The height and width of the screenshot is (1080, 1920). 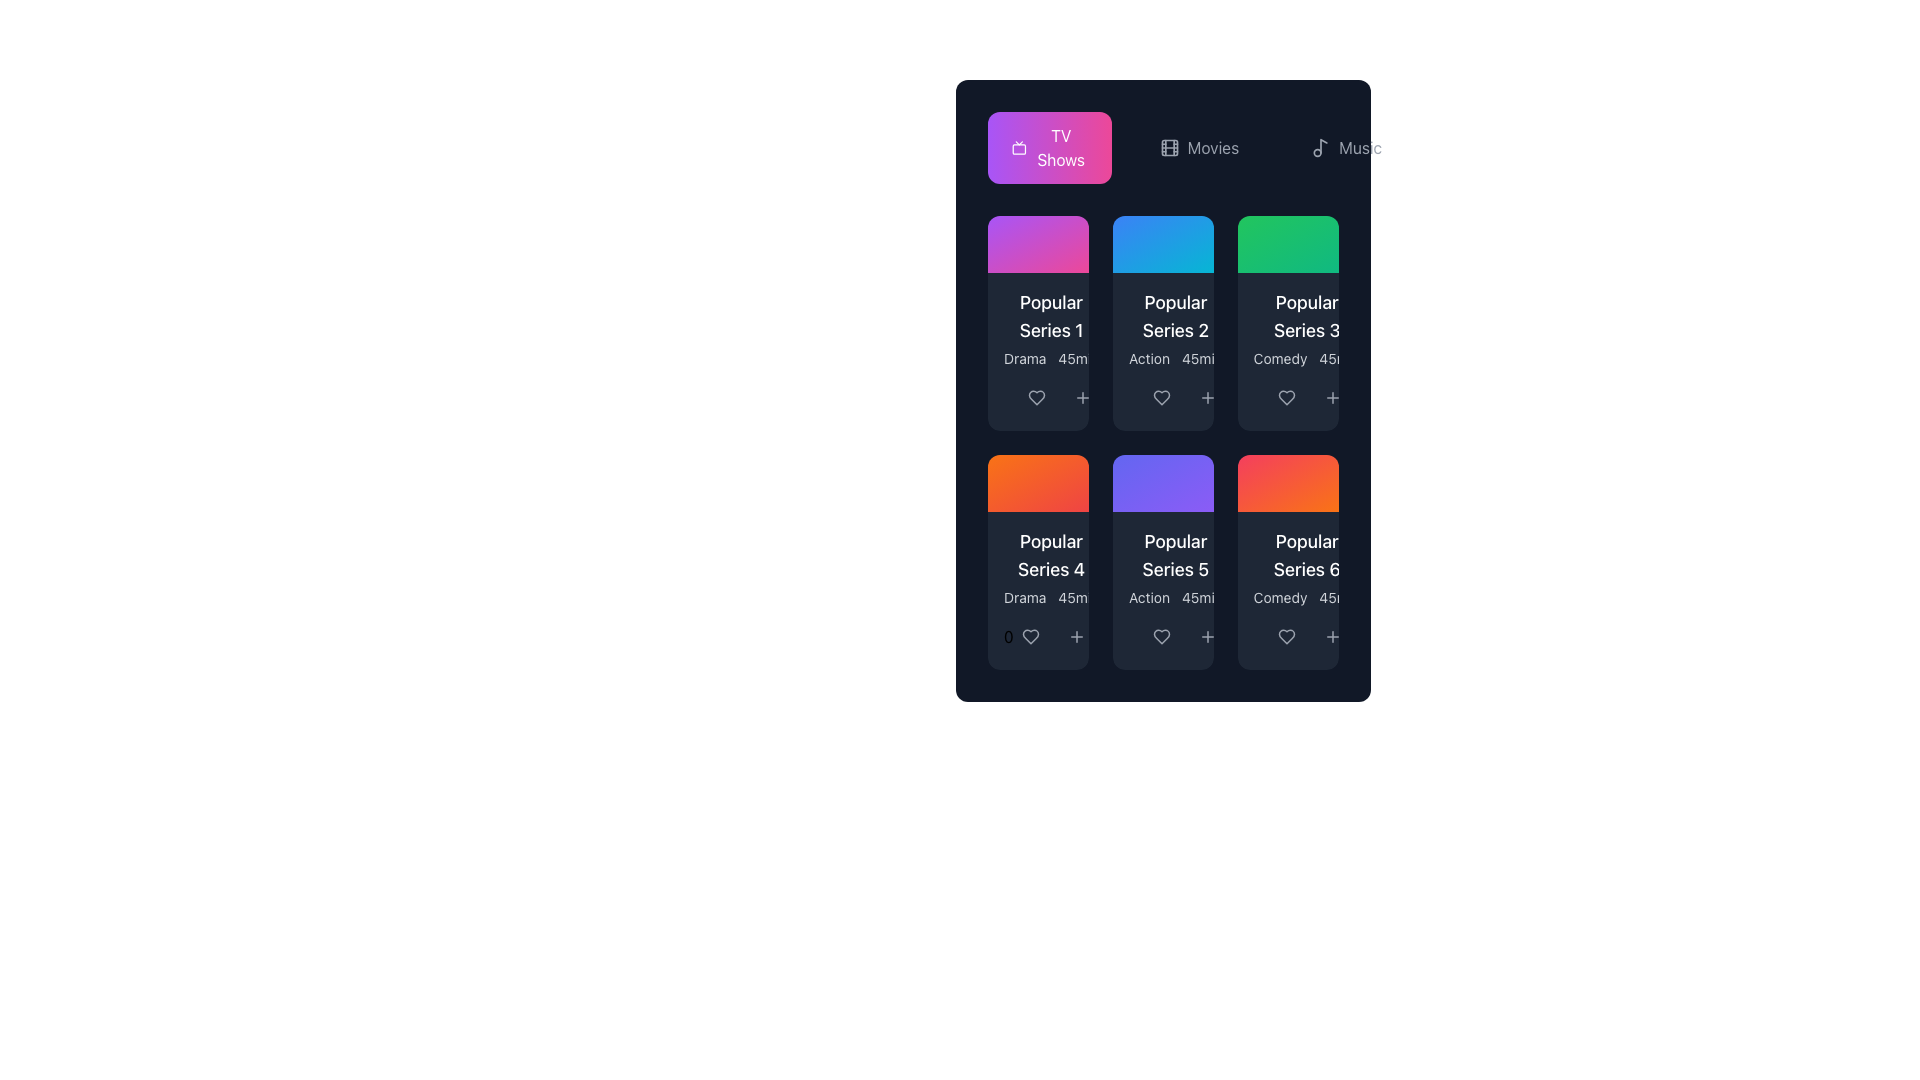 What do you see at coordinates (1286, 636) in the screenshot?
I see `the heart icon located at the bottom section of the card for 'Popular Series 6' to mark the item as favorite` at bounding box center [1286, 636].